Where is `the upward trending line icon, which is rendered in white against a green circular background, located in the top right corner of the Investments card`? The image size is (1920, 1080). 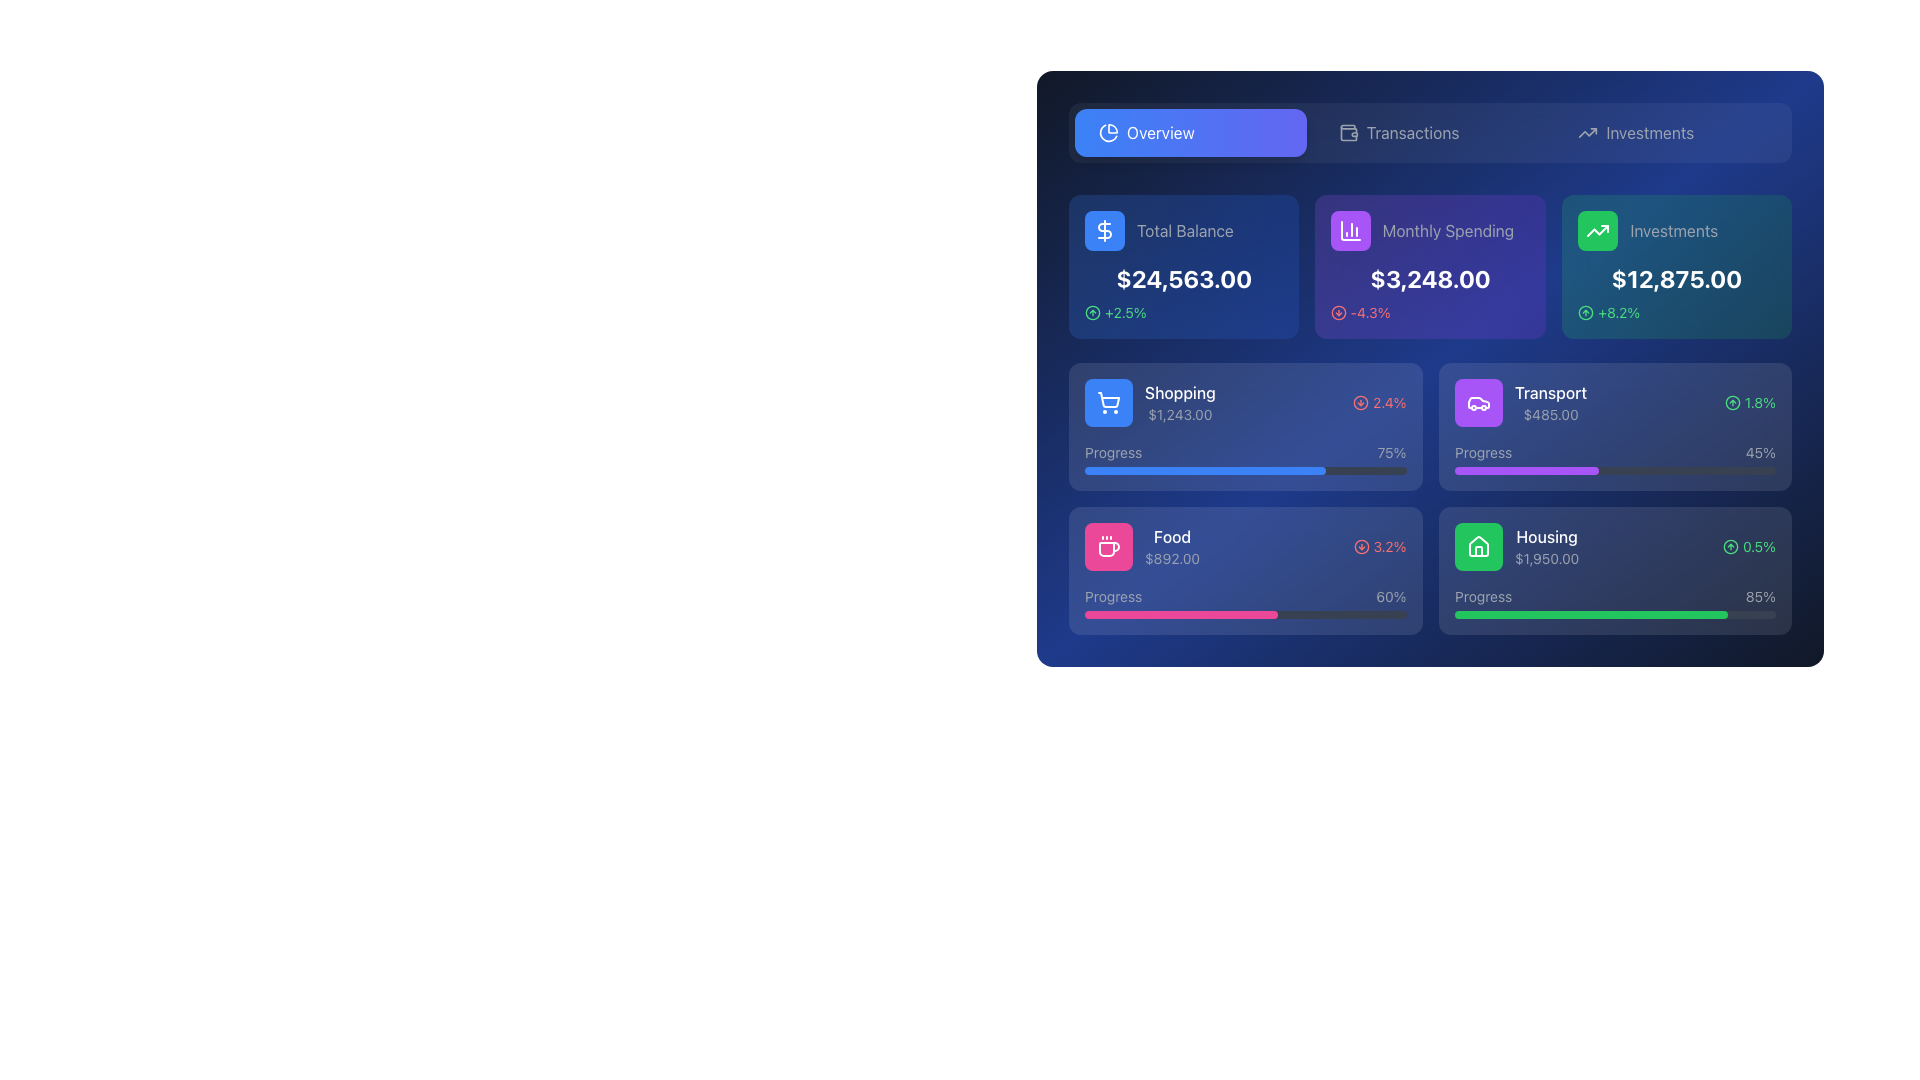 the upward trending line icon, which is rendered in white against a green circular background, located in the top right corner of the Investments card is located at coordinates (1596, 230).